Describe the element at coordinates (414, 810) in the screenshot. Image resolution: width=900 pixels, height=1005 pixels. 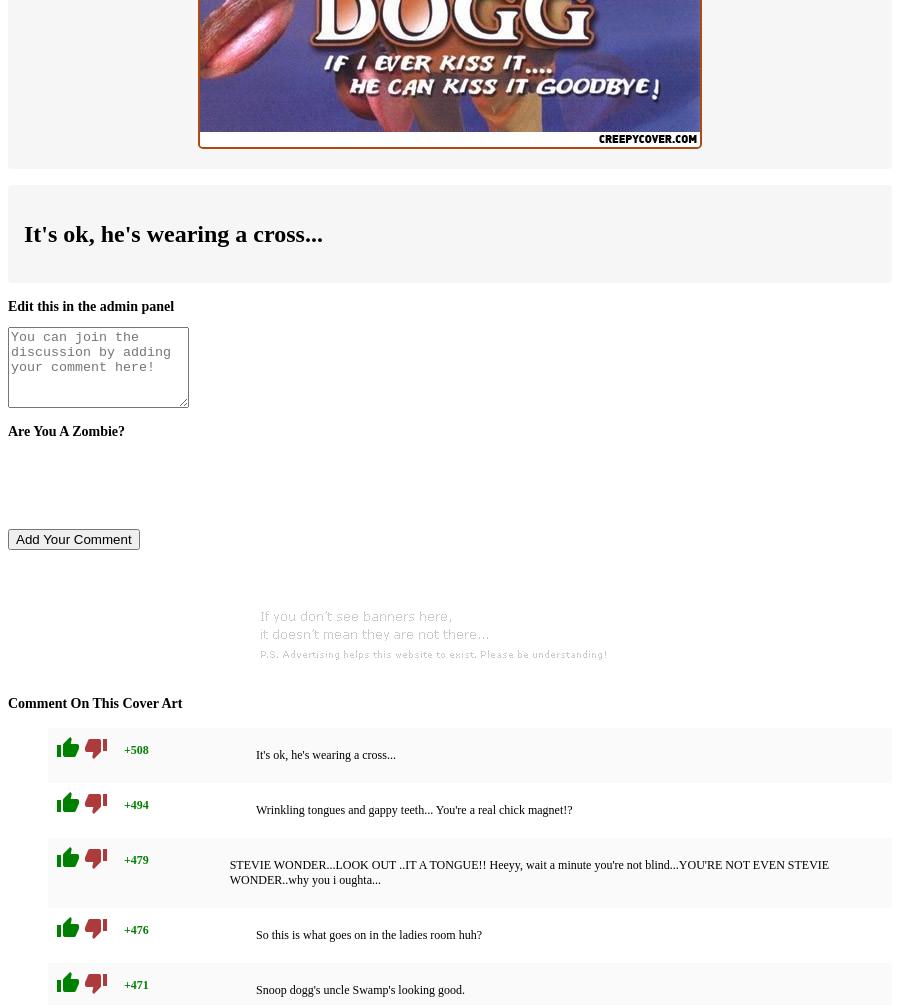
I see `'Wrinkling tongues and gappy teeth... You're a real chick magnet!?'` at that location.